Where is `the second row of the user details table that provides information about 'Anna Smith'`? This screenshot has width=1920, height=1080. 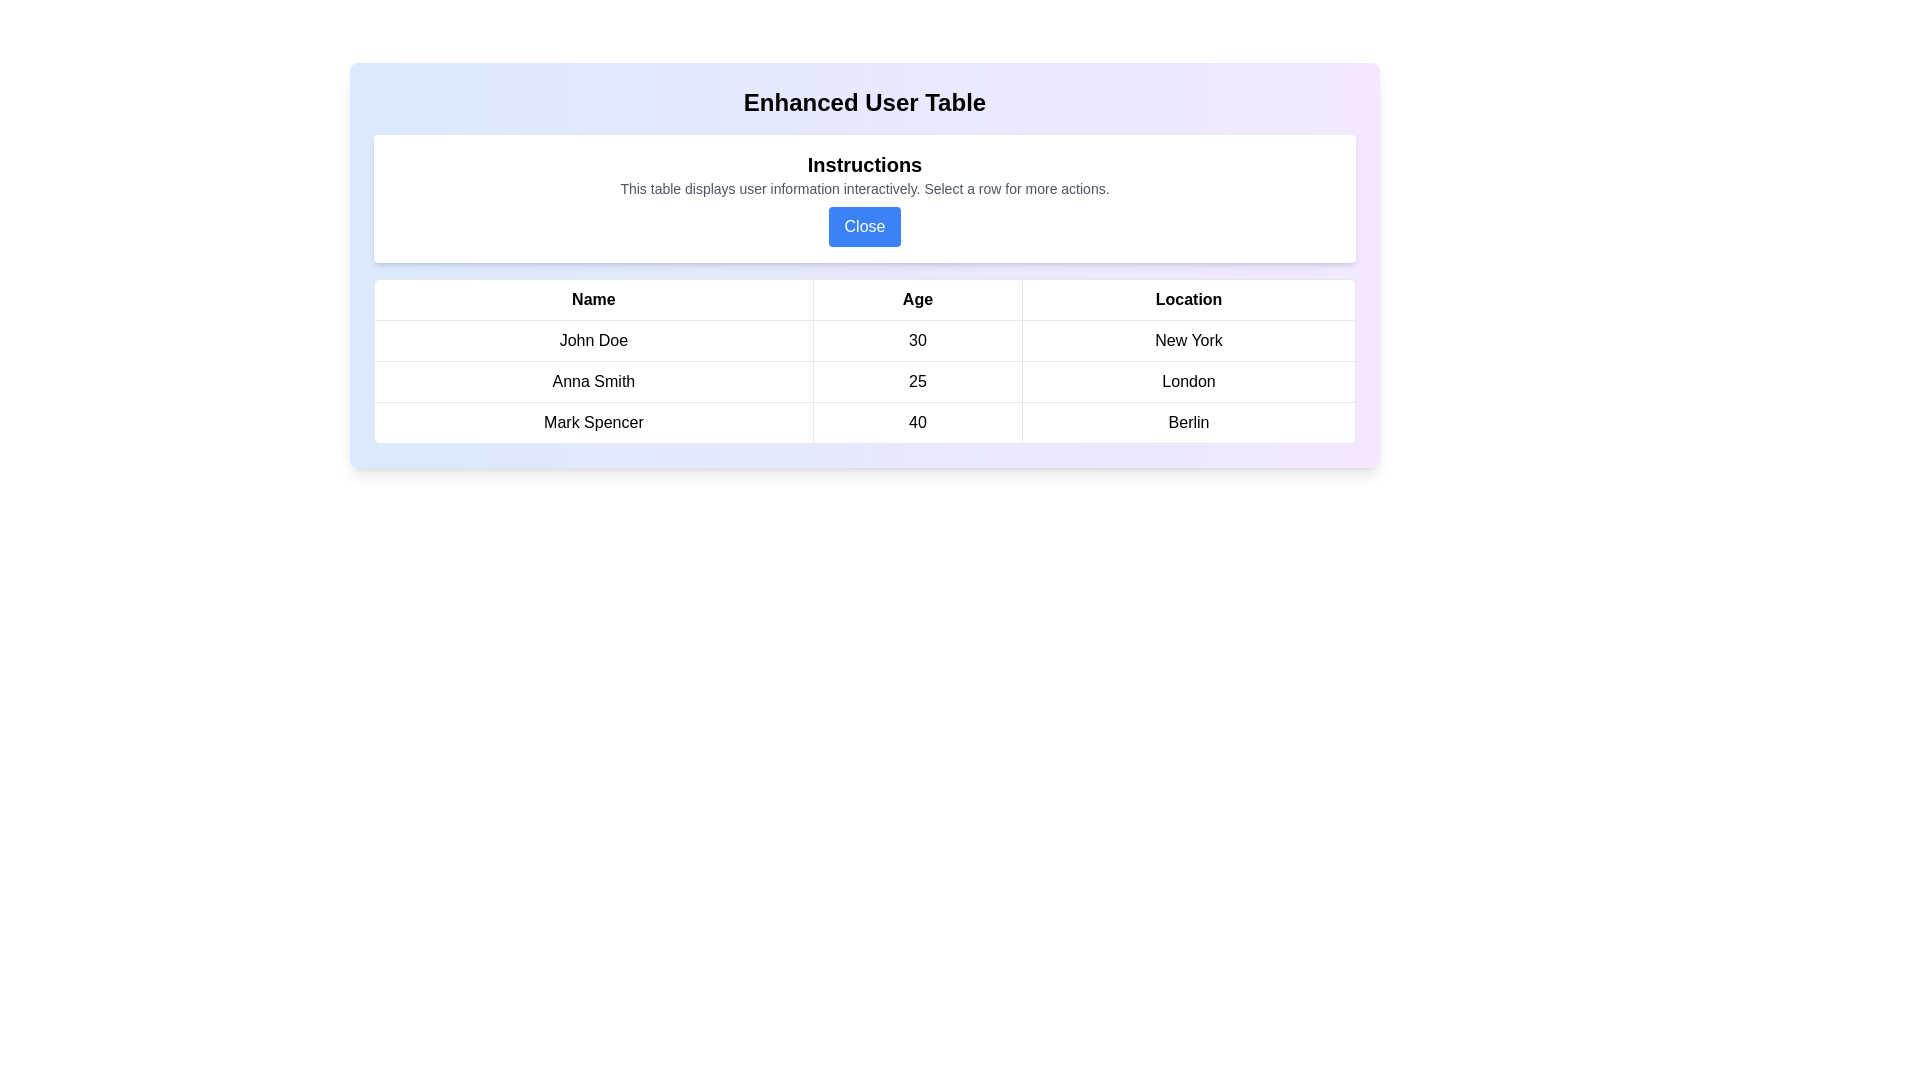
the second row of the user details table that provides information about 'Anna Smith' is located at coordinates (864, 381).